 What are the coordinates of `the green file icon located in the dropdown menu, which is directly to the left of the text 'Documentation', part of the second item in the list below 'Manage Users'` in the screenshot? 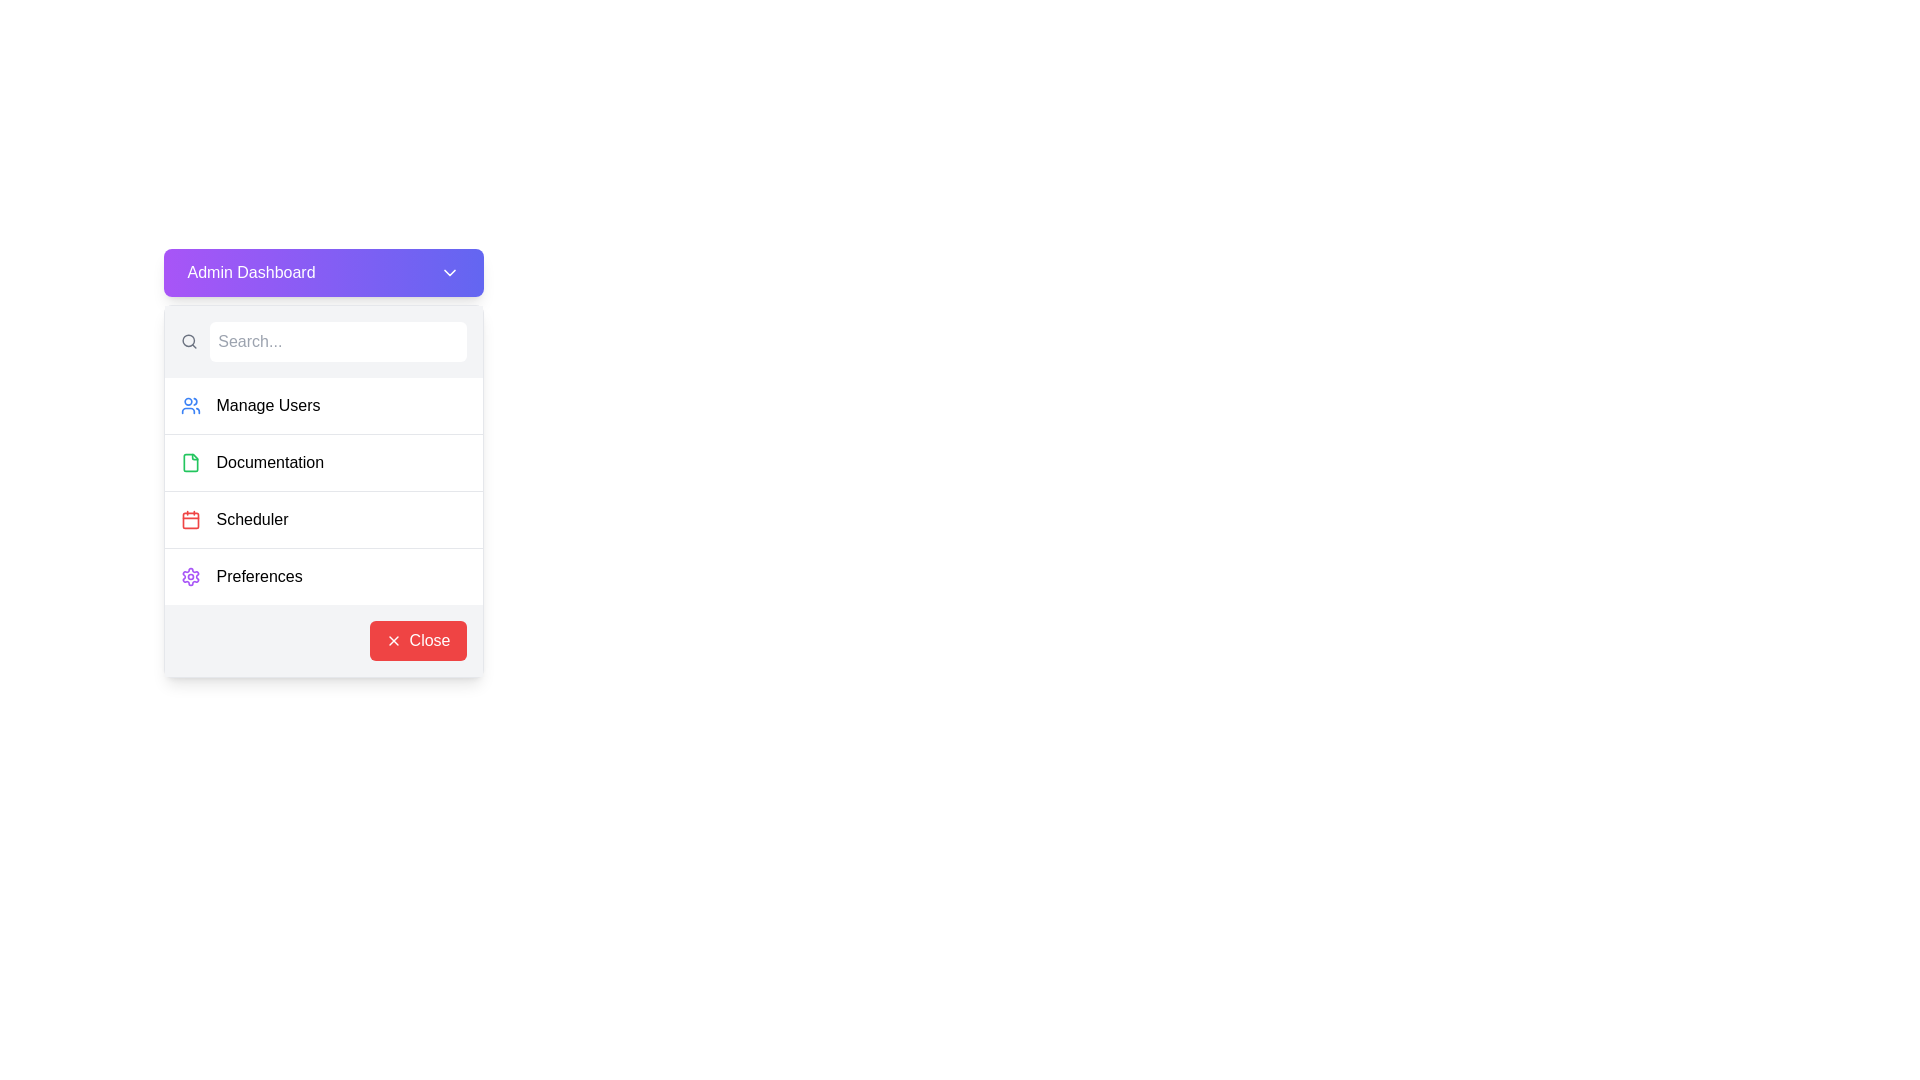 It's located at (190, 462).